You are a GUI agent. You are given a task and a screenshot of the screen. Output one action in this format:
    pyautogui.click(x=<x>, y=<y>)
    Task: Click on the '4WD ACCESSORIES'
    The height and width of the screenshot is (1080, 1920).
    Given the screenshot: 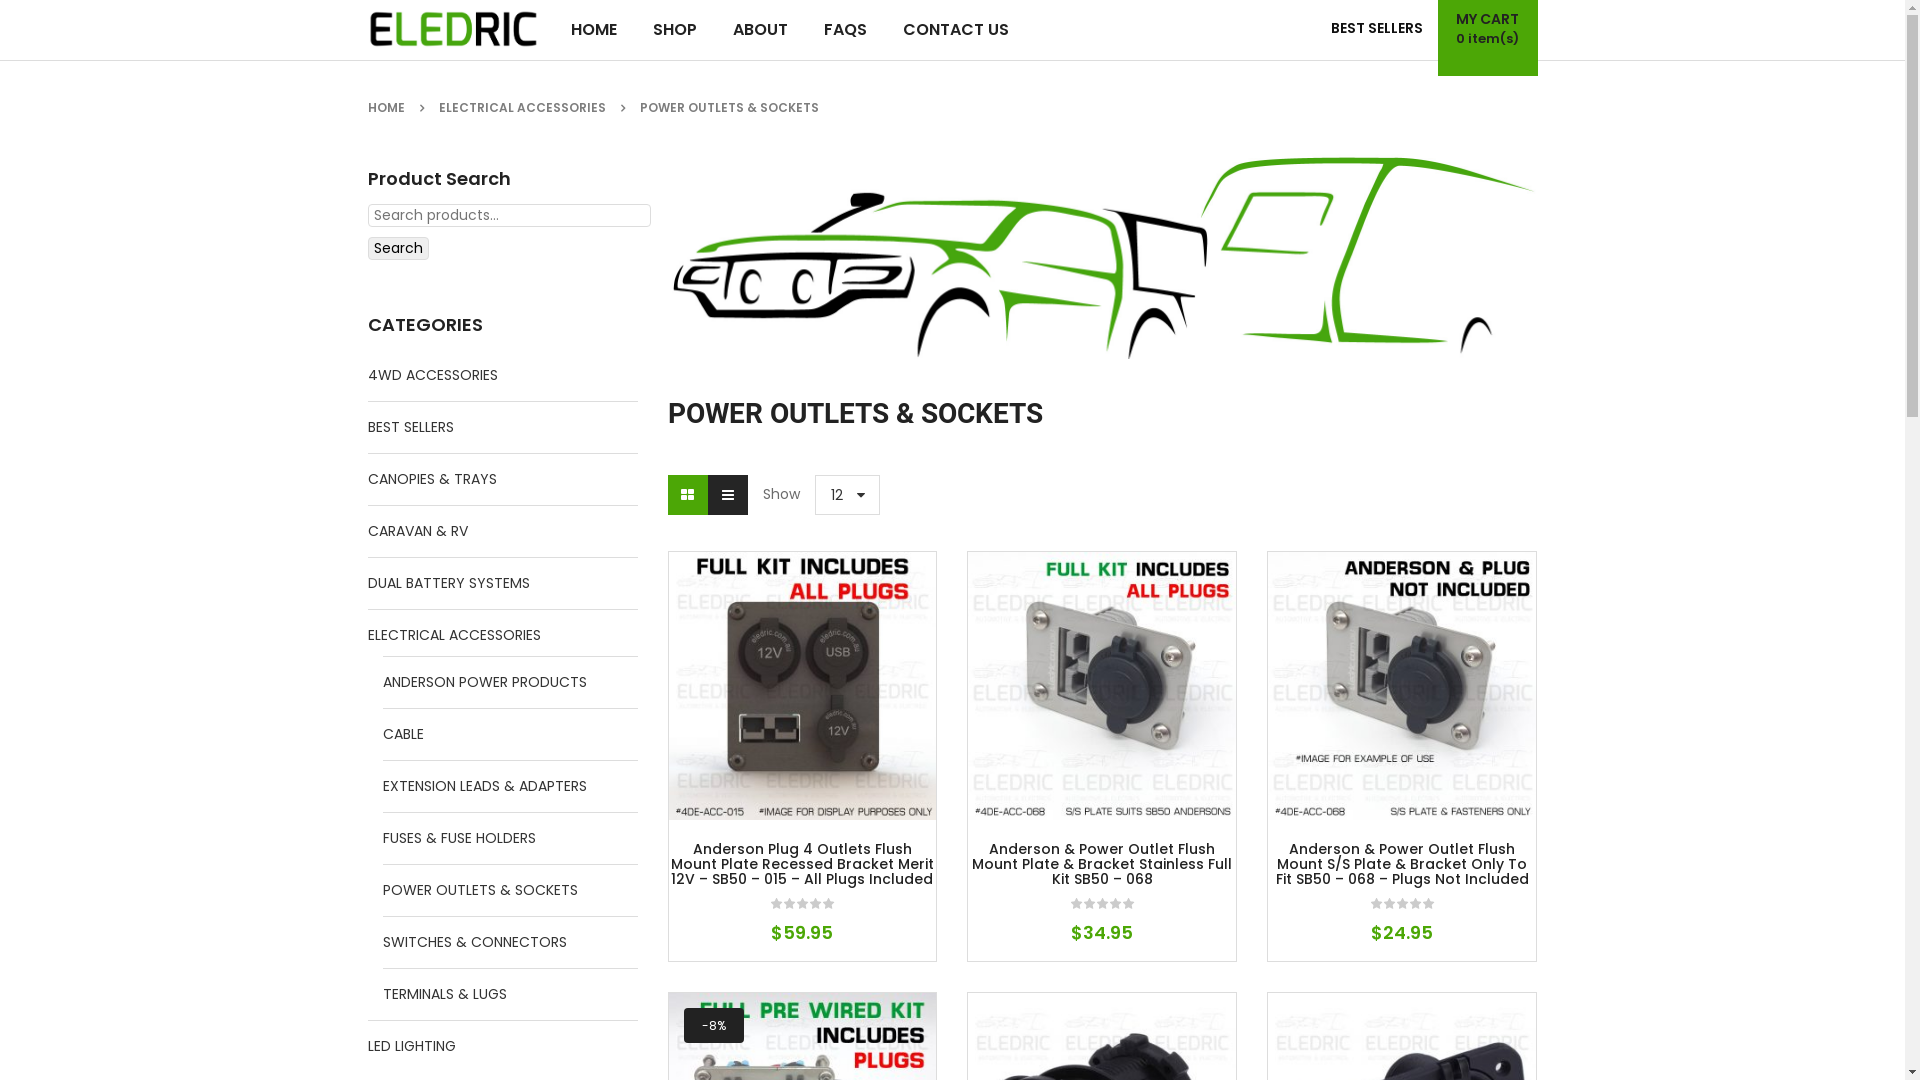 What is the action you would take?
    pyautogui.click(x=368, y=375)
    